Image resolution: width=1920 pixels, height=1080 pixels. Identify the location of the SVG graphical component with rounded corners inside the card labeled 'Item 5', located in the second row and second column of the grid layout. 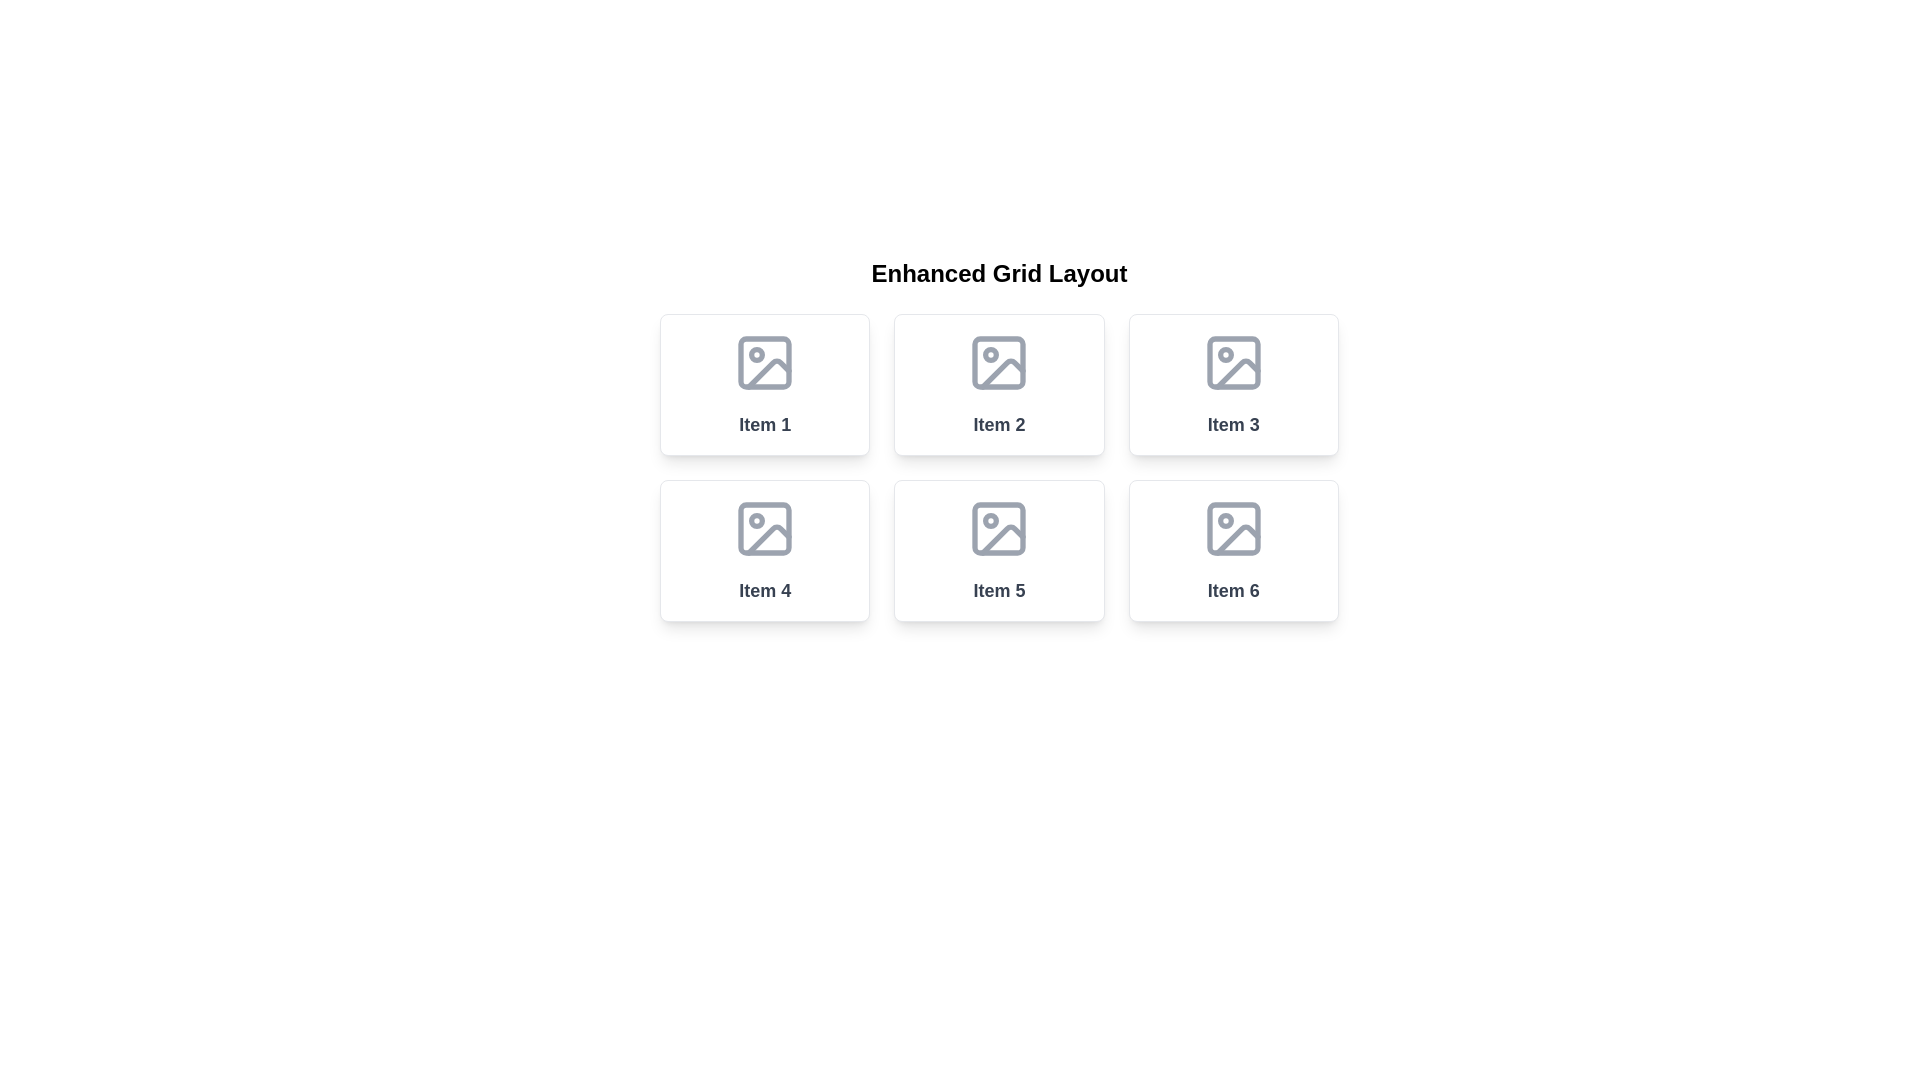
(999, 527).